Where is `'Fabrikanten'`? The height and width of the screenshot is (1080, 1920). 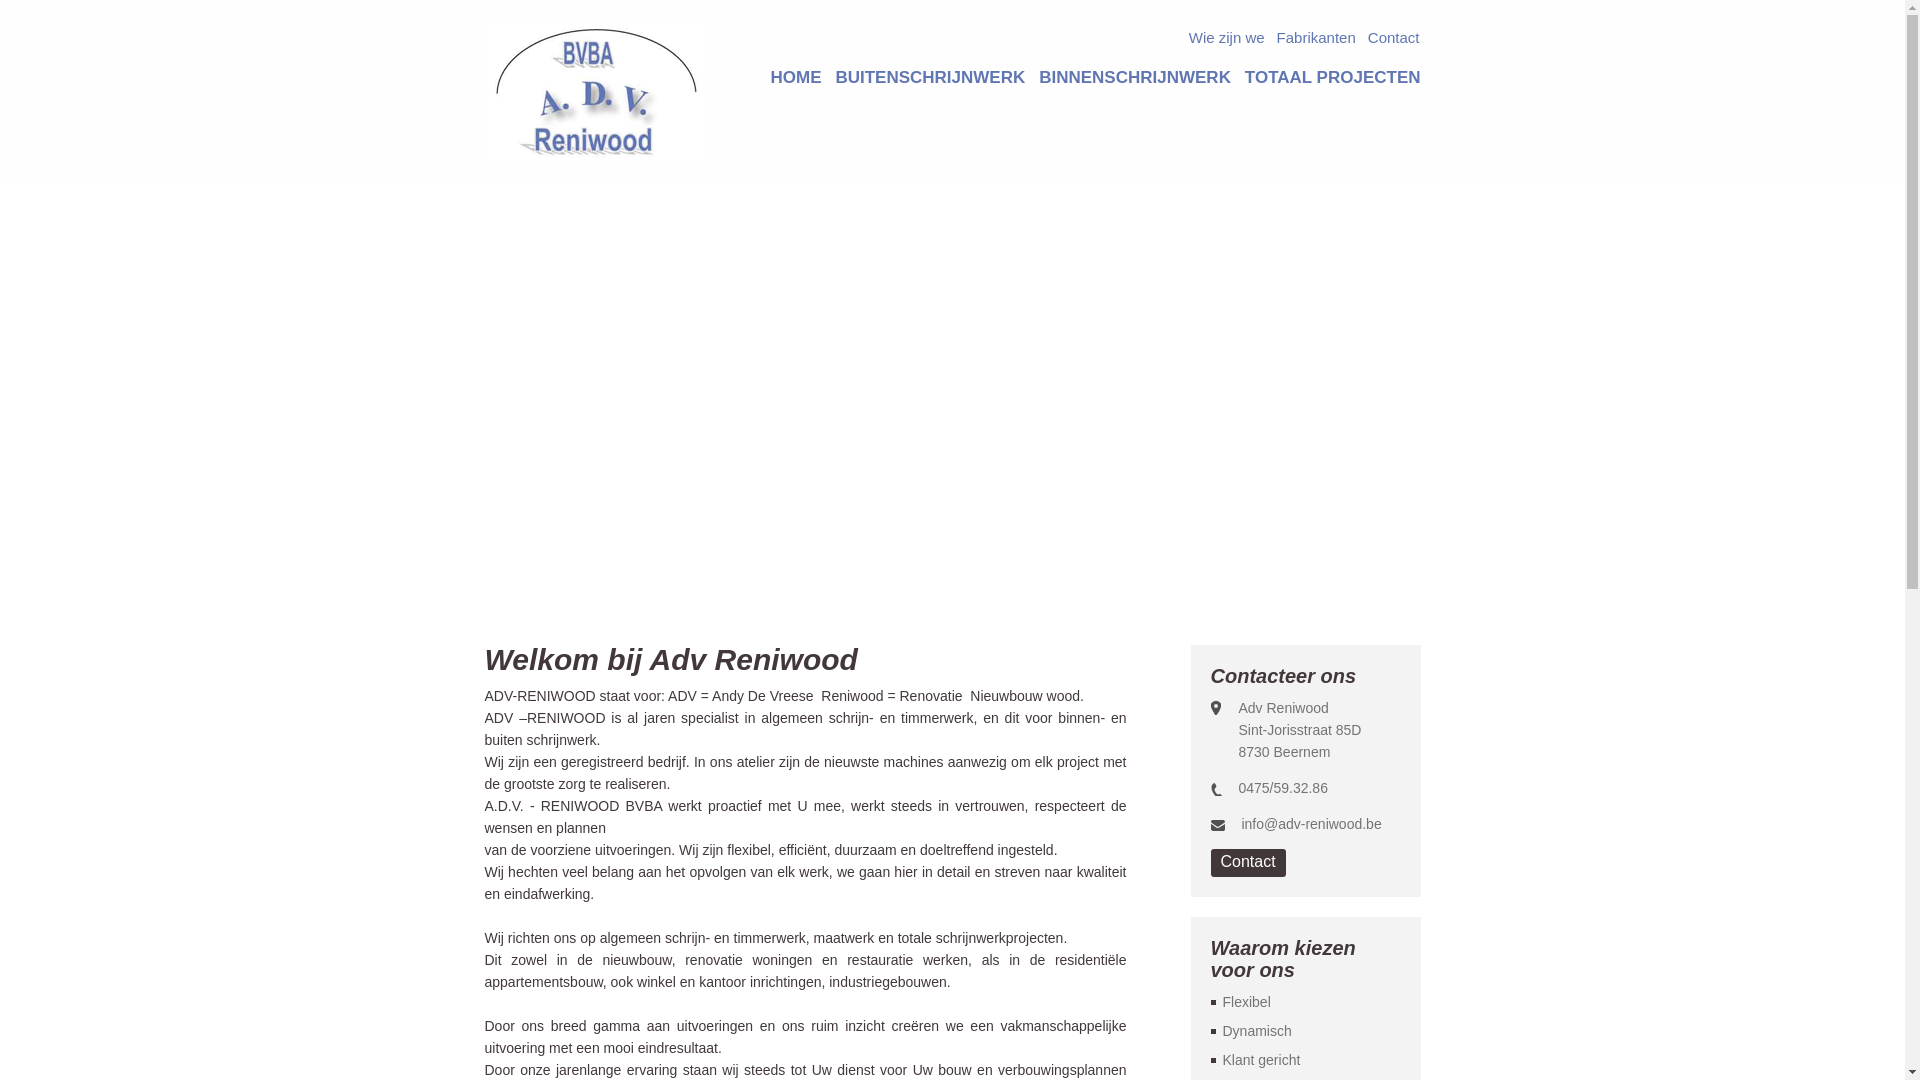
'Fabrikanten' is located at coordinates (1316, 40).